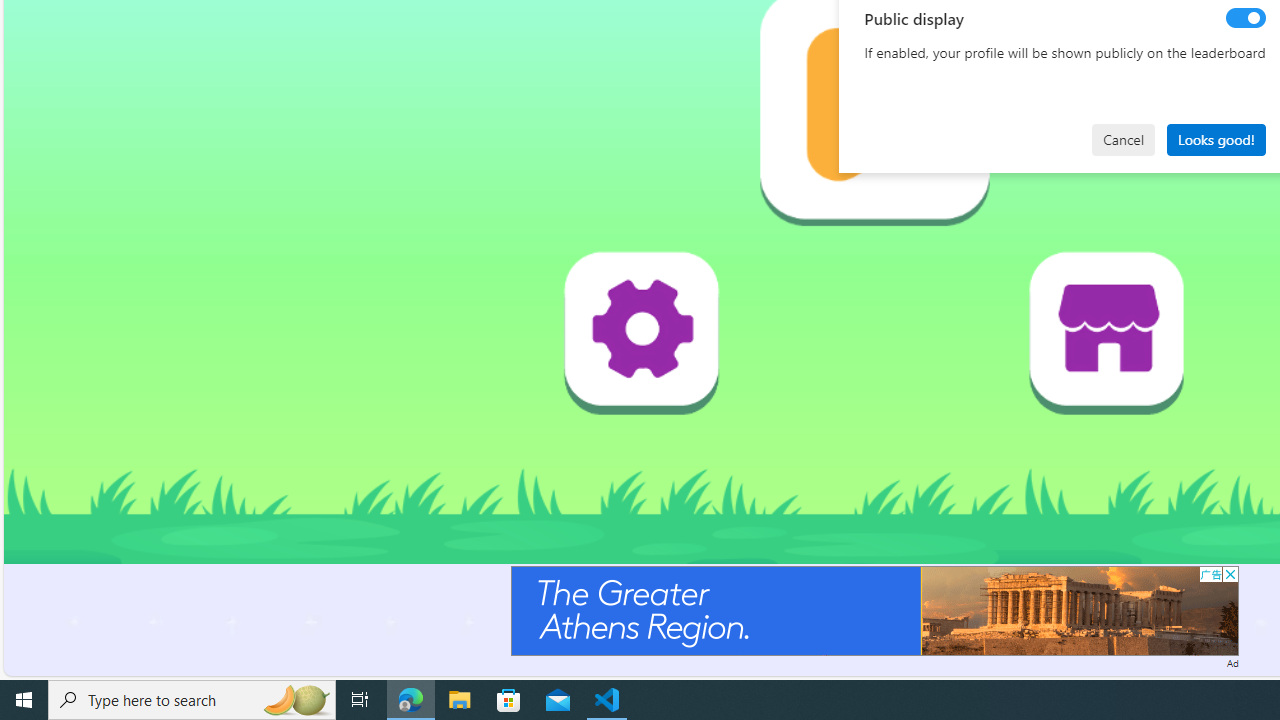  What do you see at coordinates (1215, 138) in the screenshot?
I see `'Looks good!'` at bounding box center [1215, 138].